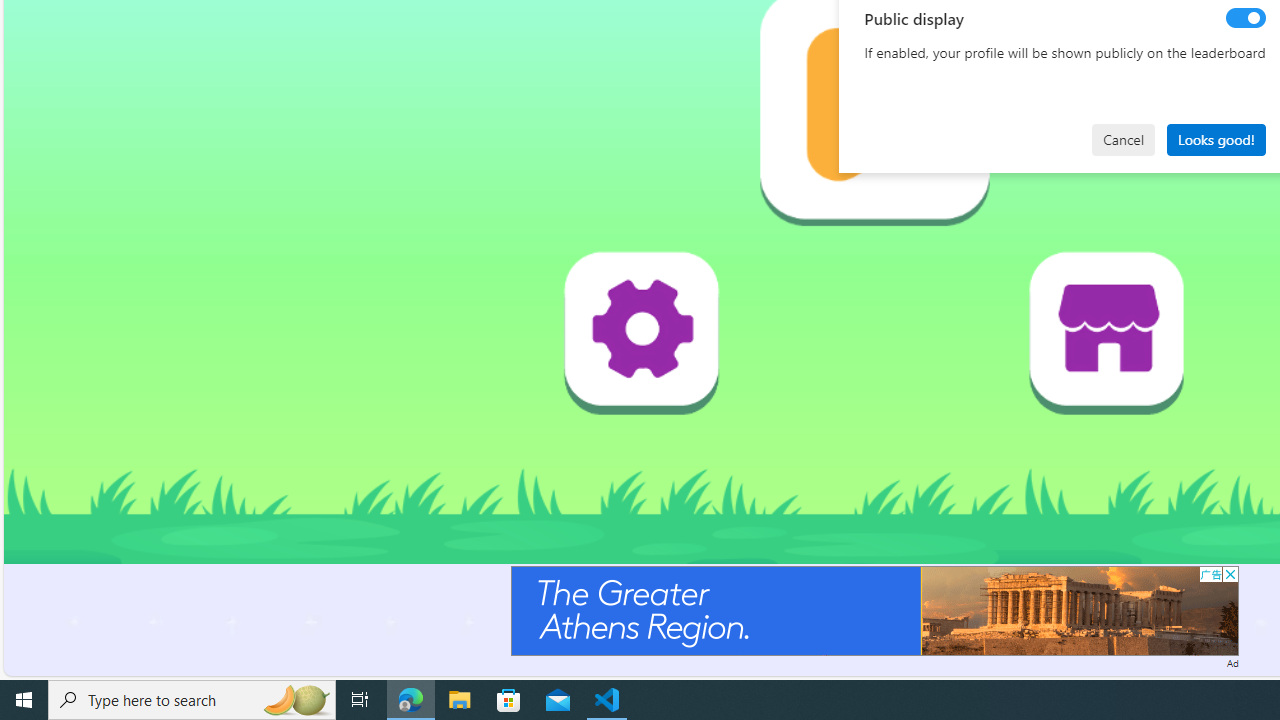  What do you see at coordinates (1215, 138) in the screenshot?
I see `'Looks good!'` at bounding box center [1215, 138].